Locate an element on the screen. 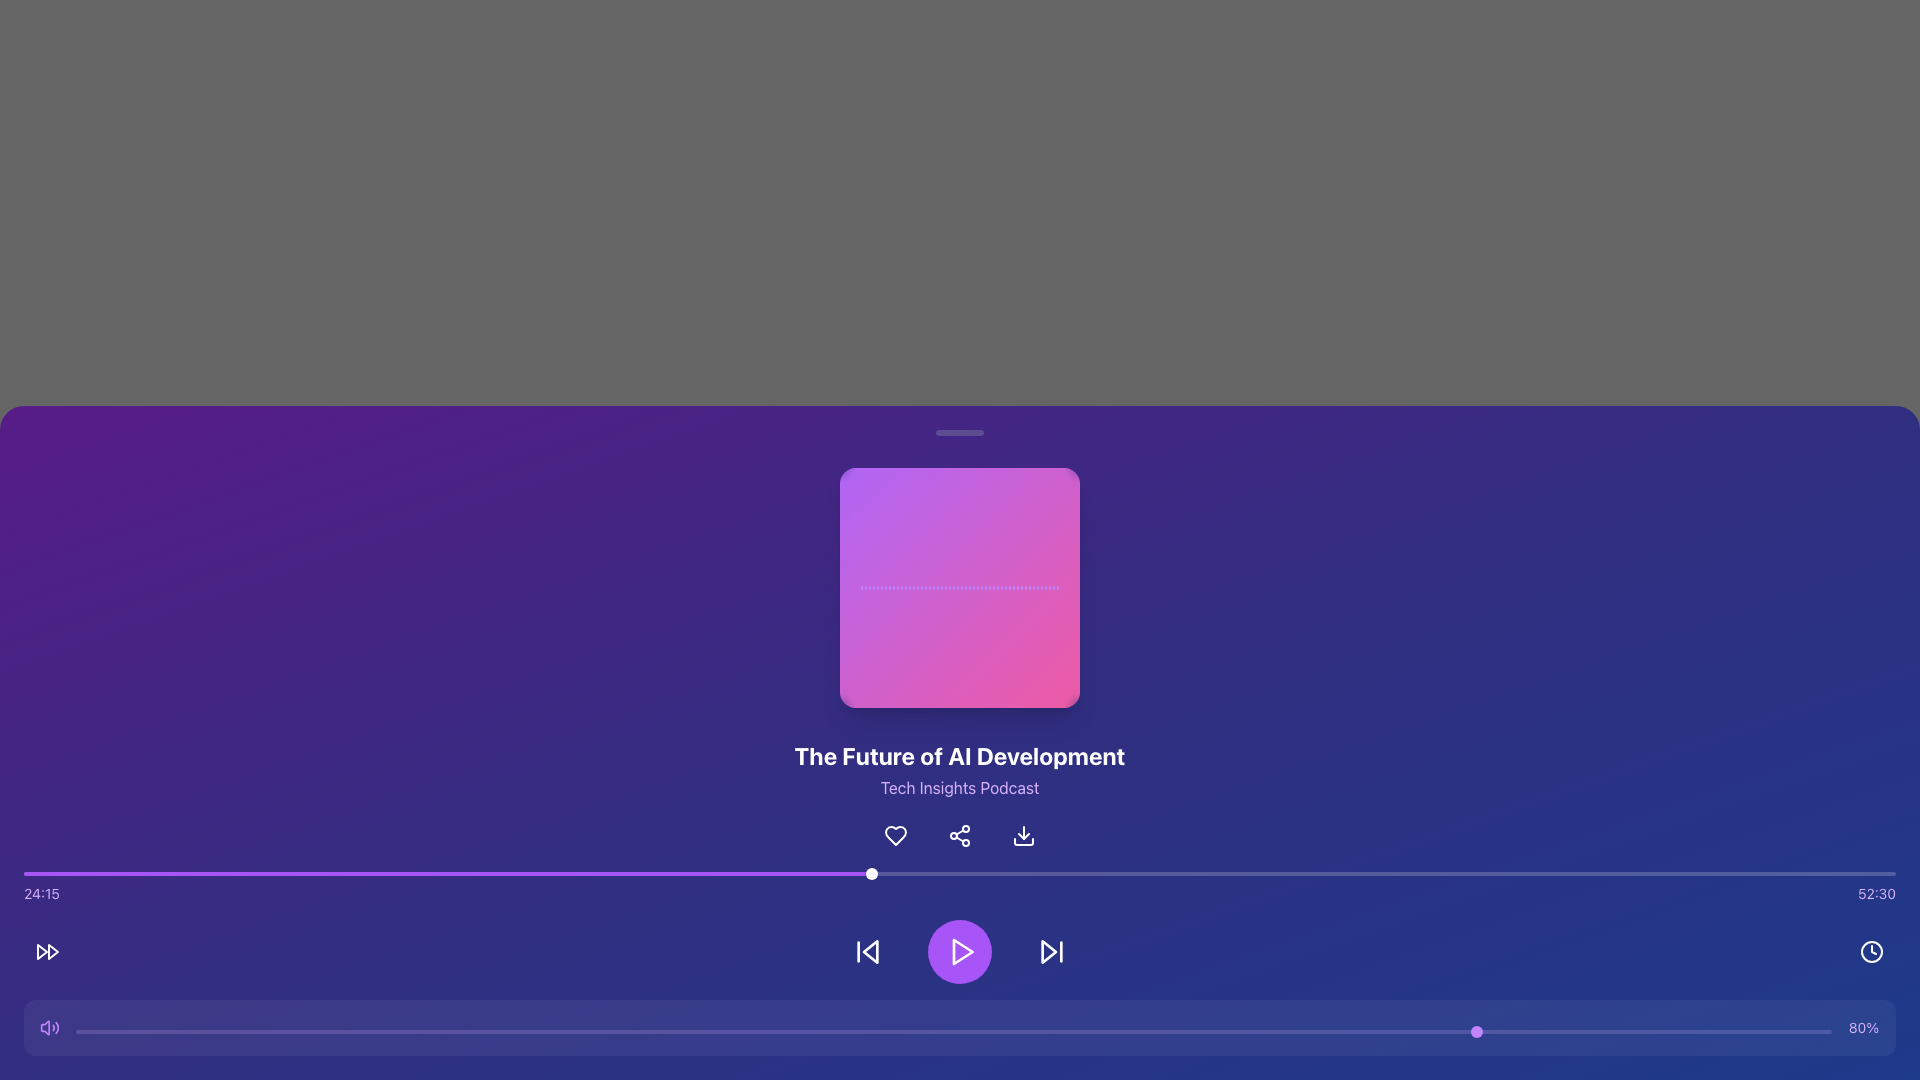 The width and height of the screenshot is (1920, 1080). the slider value is located at coordinates (1357, 1032).